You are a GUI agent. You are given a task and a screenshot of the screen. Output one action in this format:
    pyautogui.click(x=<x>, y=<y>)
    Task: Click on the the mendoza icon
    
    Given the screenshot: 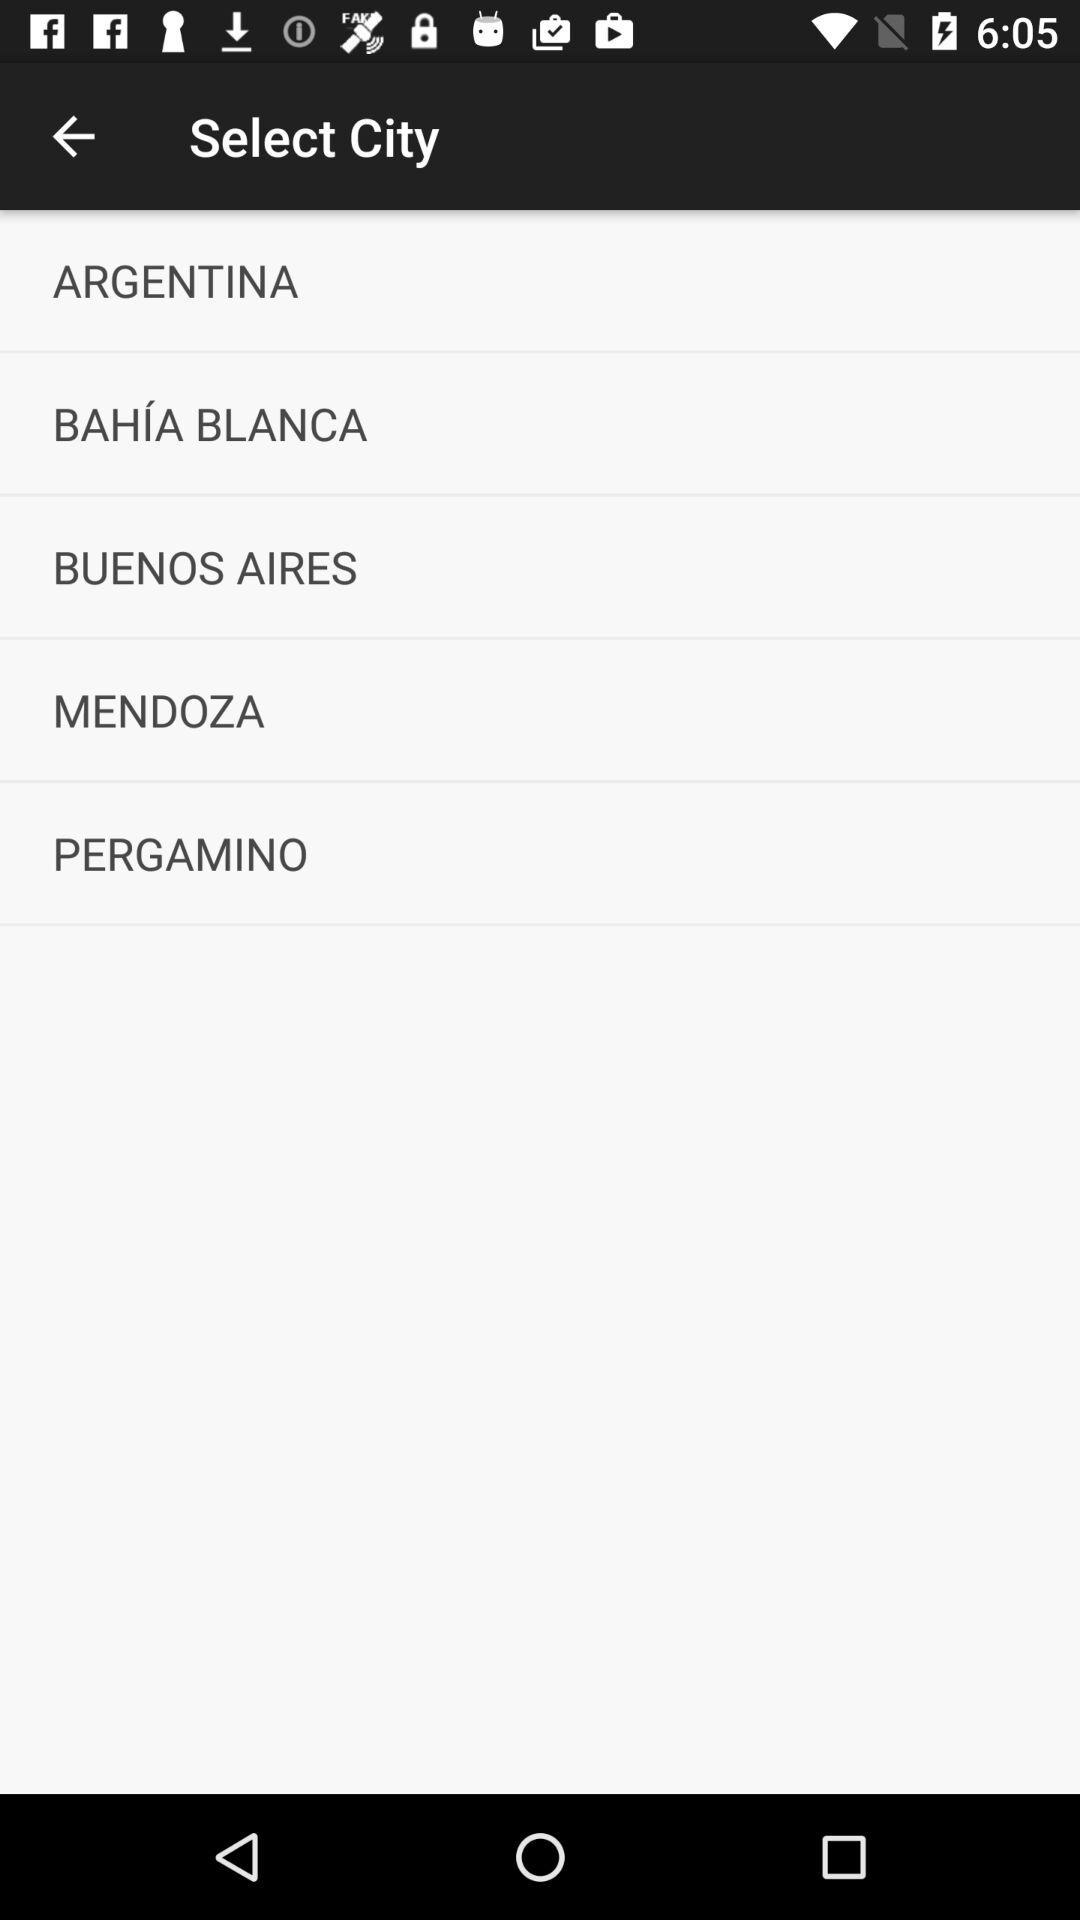 What is the action you would take?
    pyautogui.click(x=540, y=709)
    